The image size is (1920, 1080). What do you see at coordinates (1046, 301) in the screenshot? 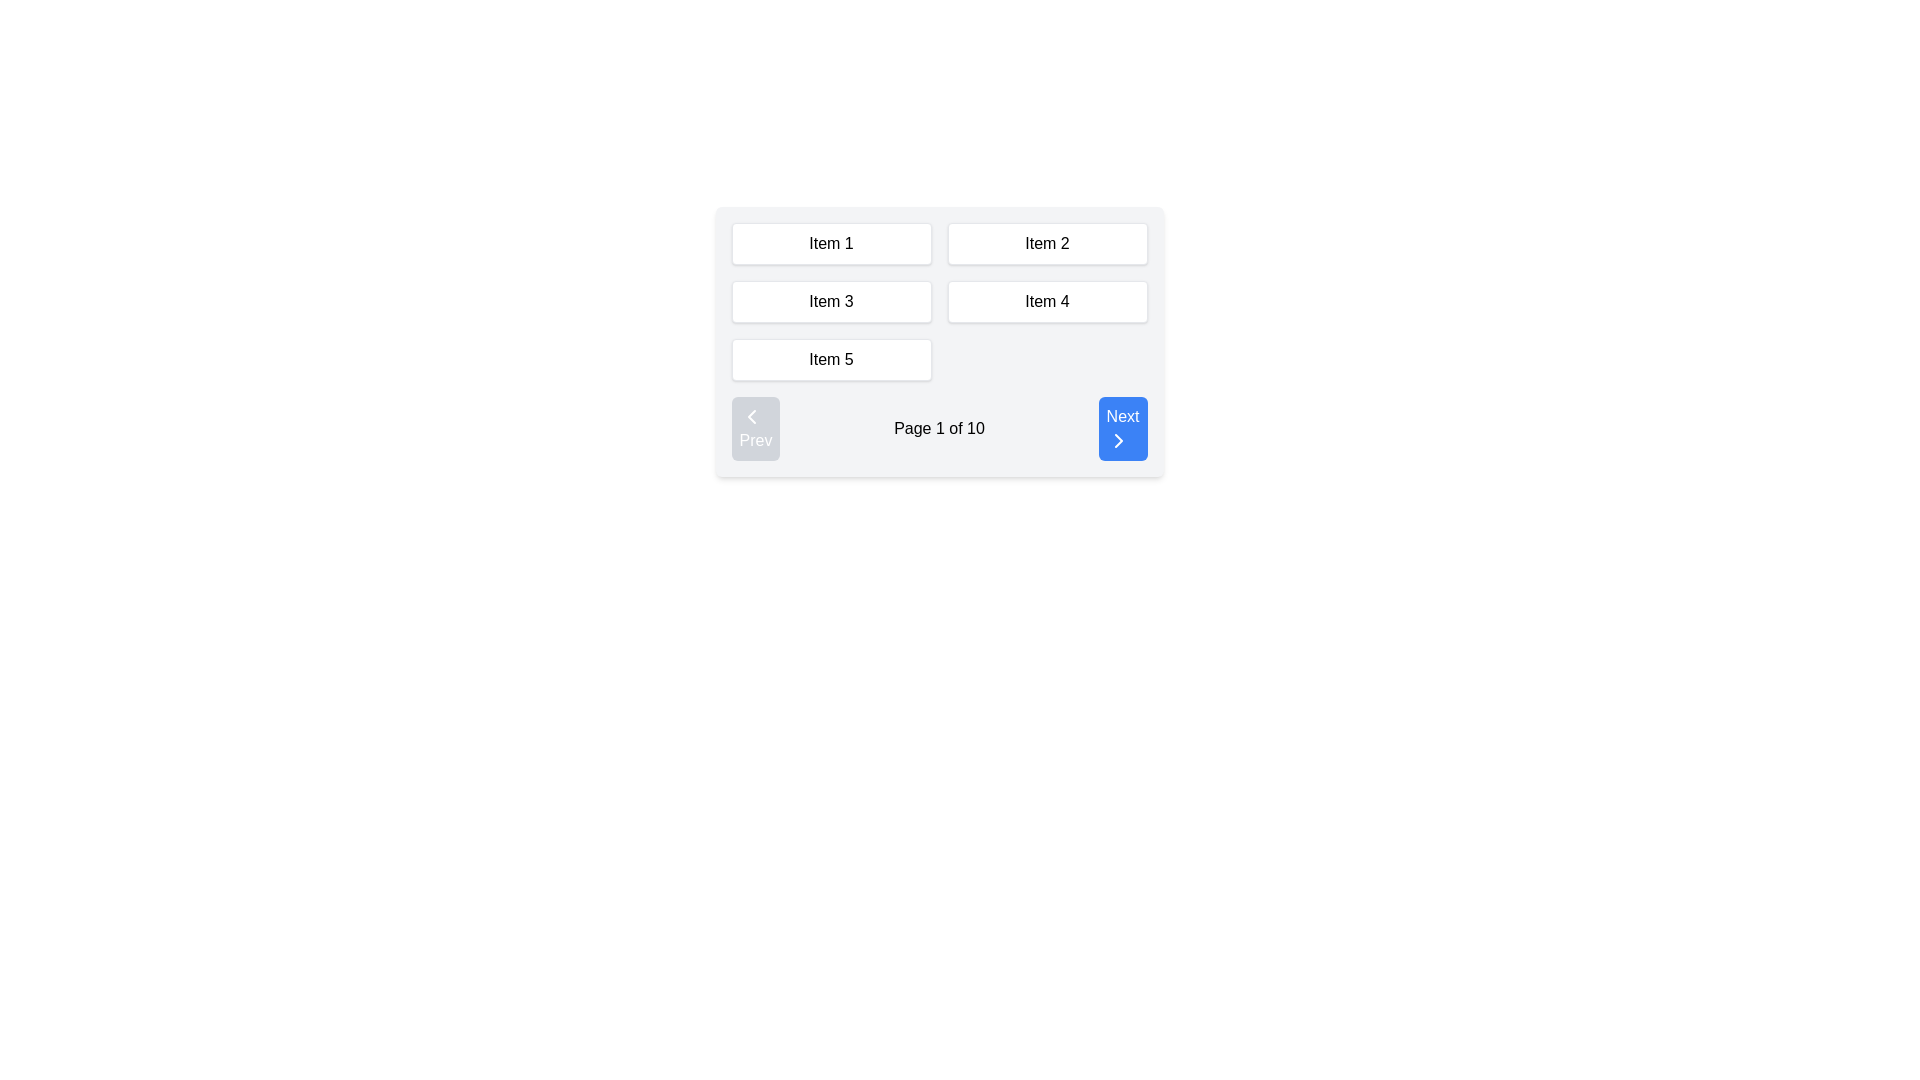
I see `the button labeled 'Item 4'` at bounding box center [1046, 301].